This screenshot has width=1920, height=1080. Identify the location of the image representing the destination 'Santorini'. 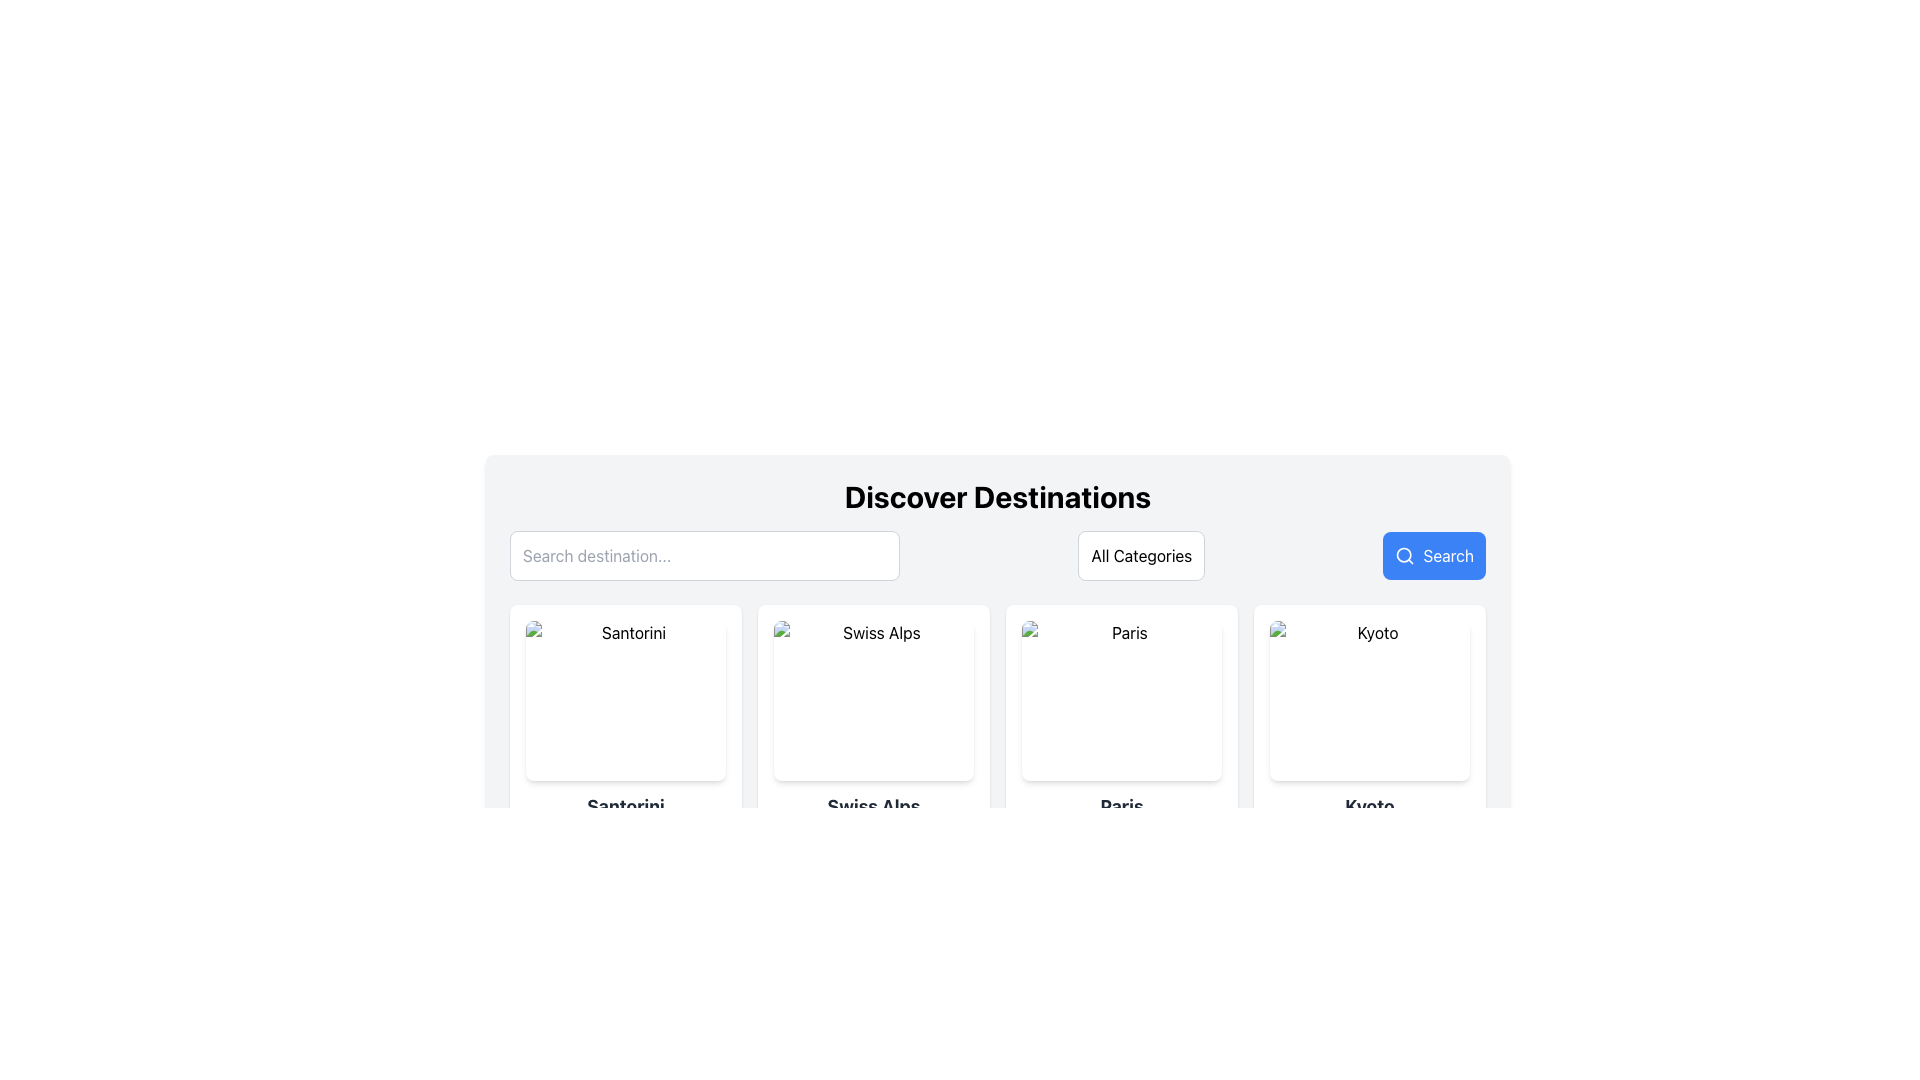
(624, 700).